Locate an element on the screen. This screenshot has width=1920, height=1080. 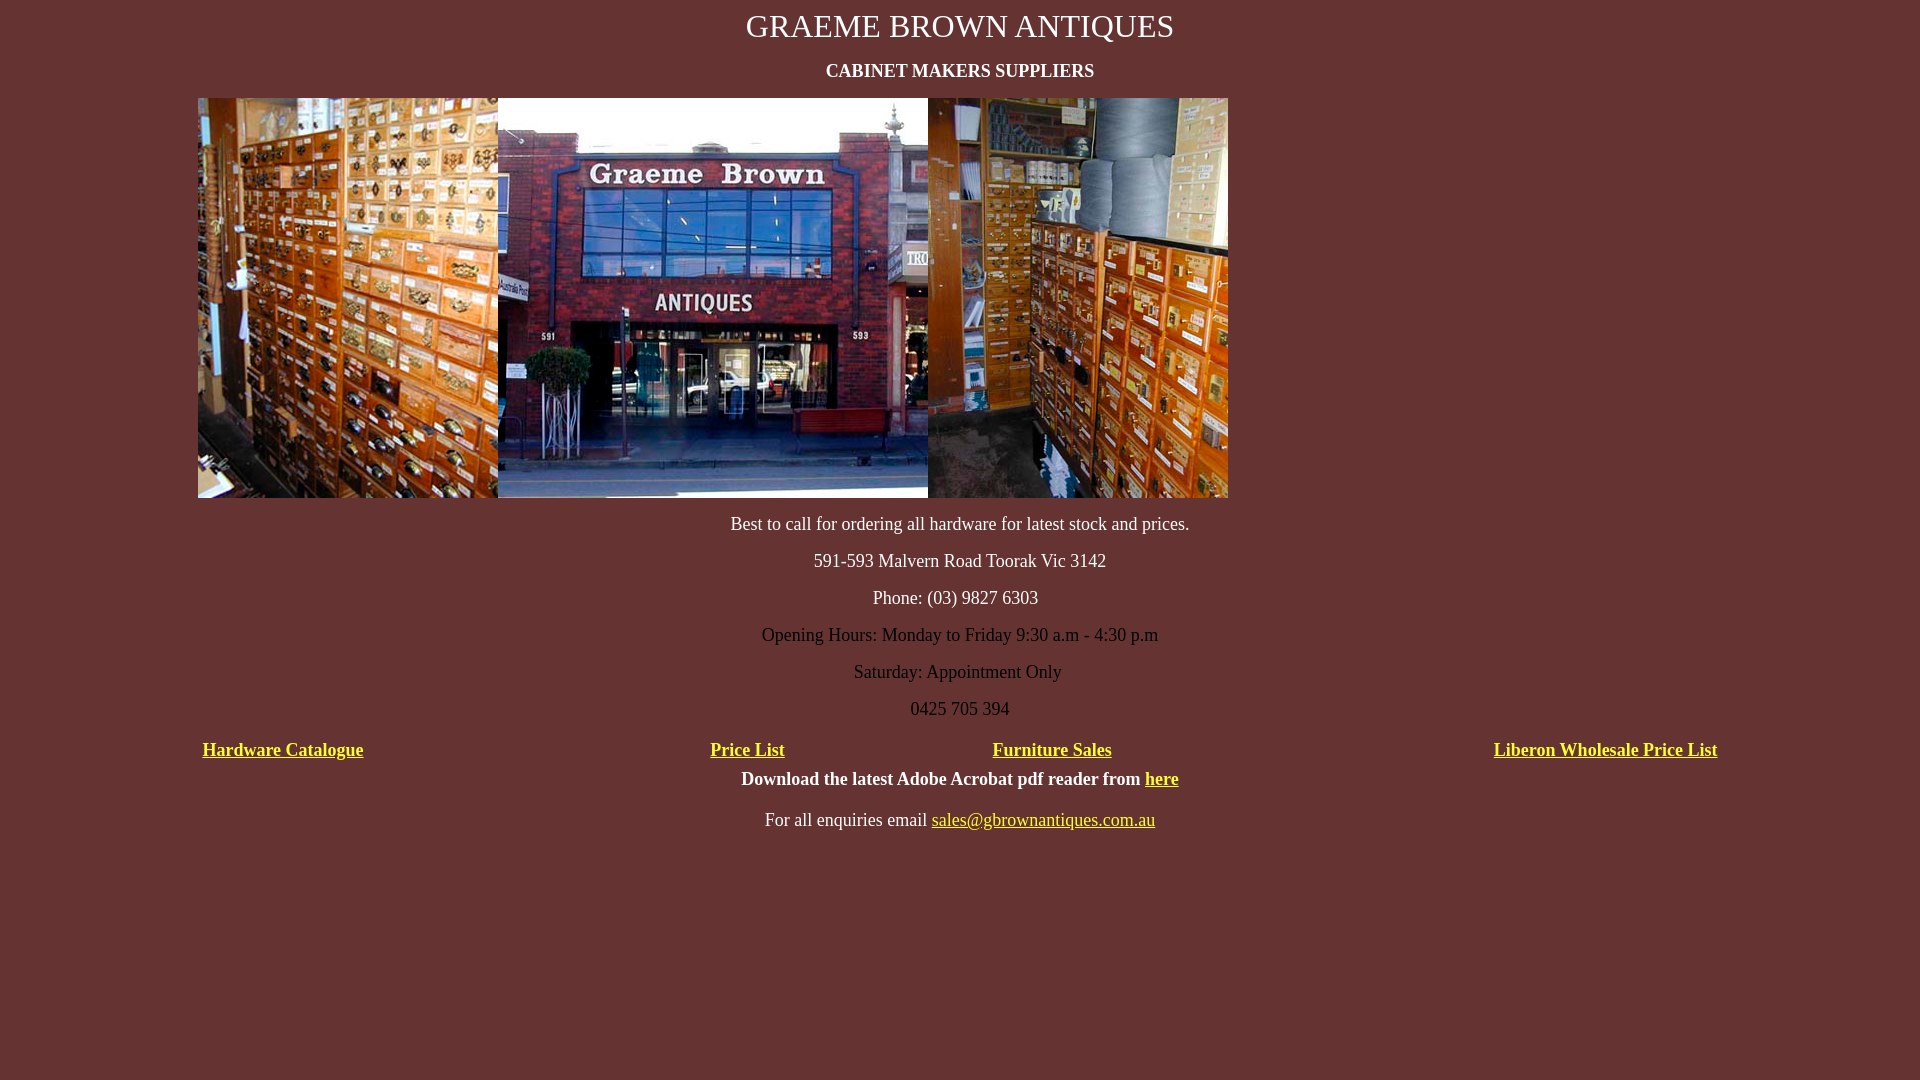
'Hardware Catalogue' is located at coordinates (281, 749).